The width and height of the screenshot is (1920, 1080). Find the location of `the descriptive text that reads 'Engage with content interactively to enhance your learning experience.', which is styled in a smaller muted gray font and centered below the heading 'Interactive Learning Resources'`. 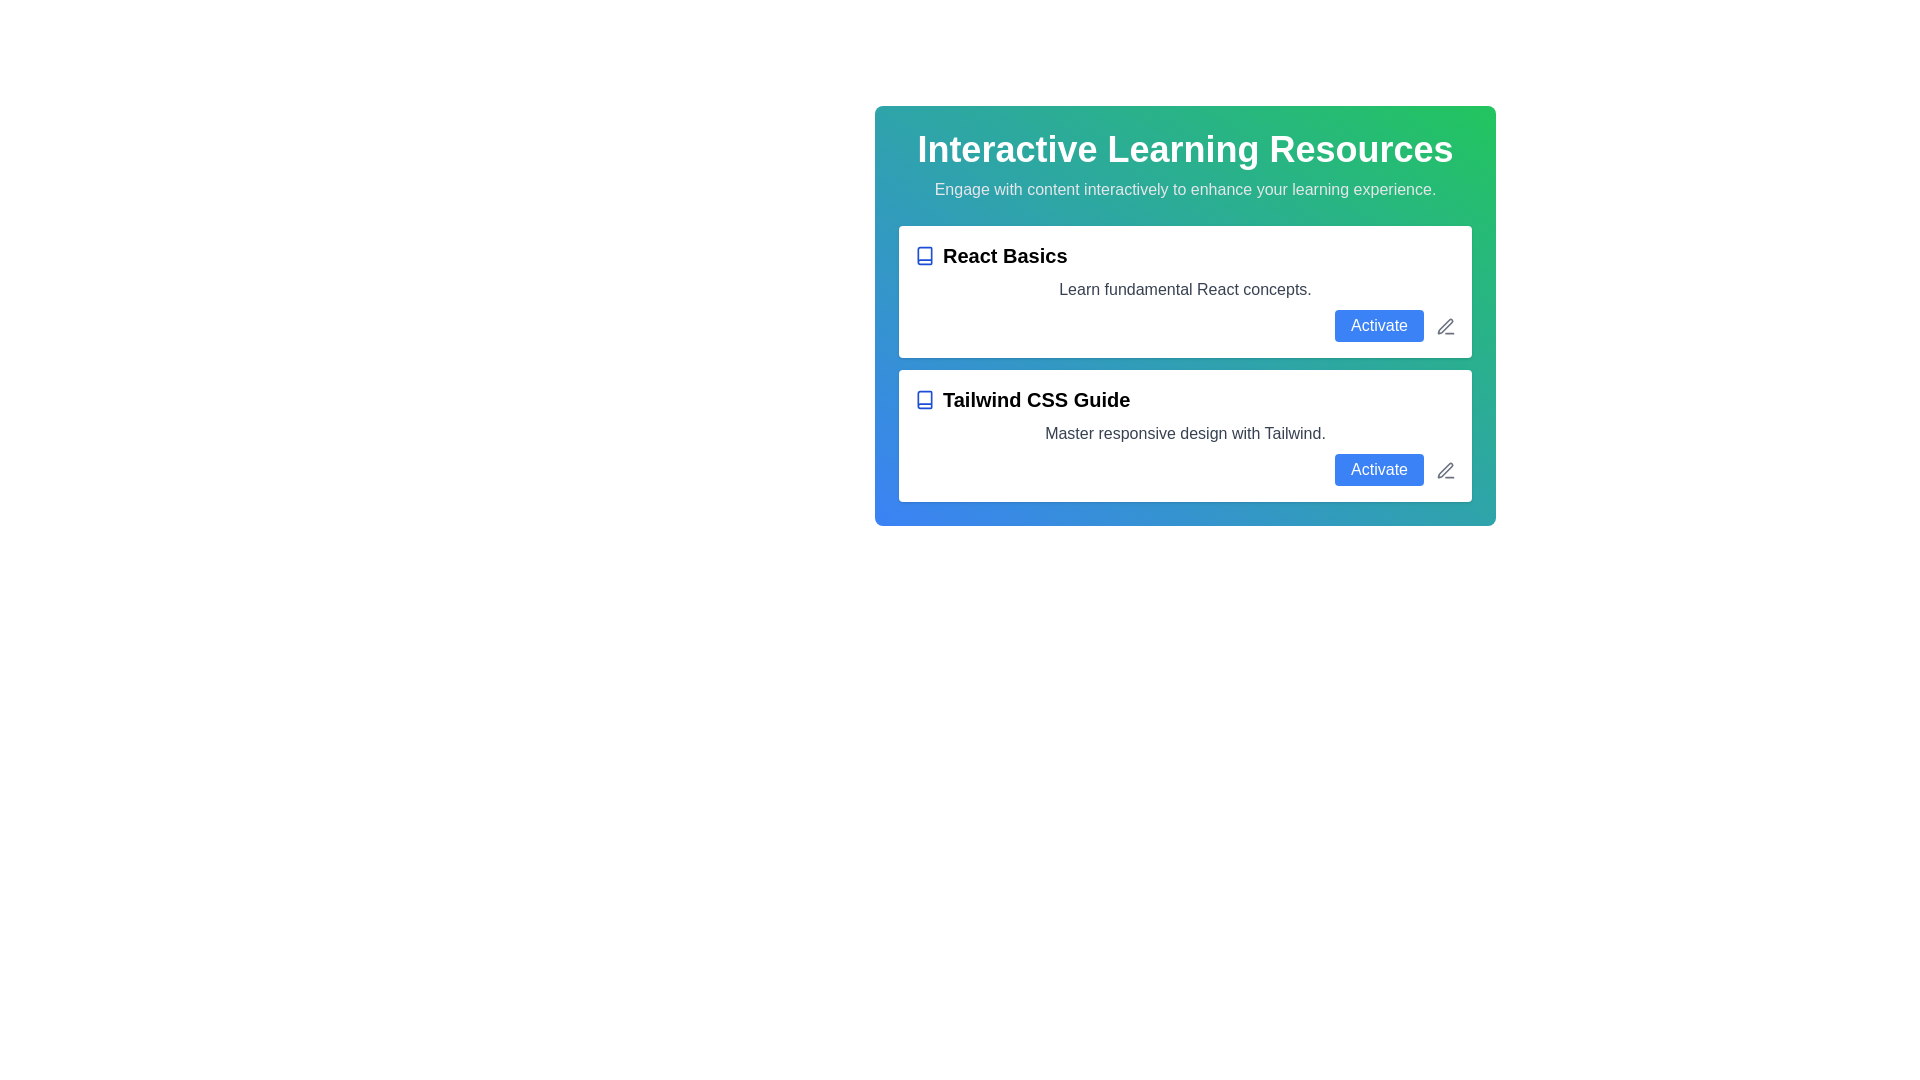

the descriptive text that reads 'Engage with content interactively to enhance your learning experience.', which is styled in a smaller muted gray font and centered below the heading 'Interactive Learning Resources' is located at coordinates (1185, 189).